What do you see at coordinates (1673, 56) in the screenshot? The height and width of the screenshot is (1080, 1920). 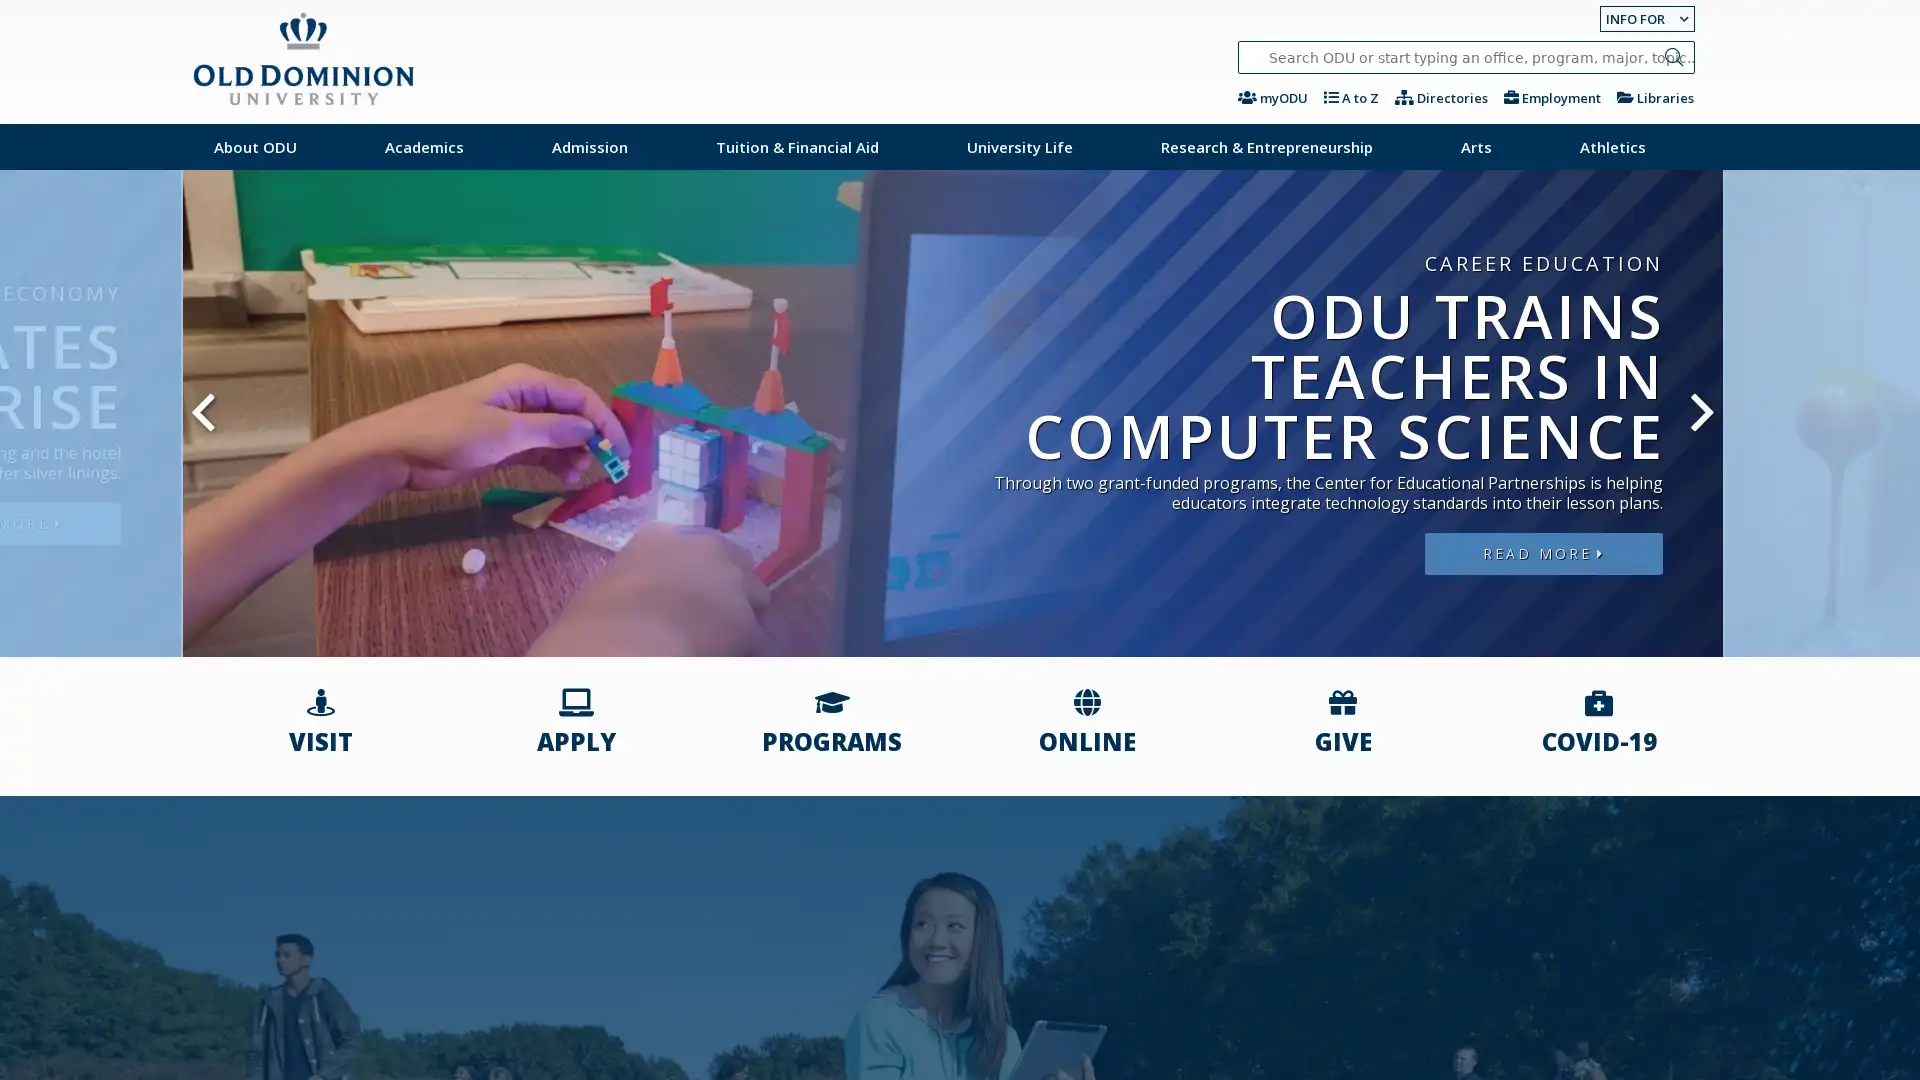 I see `search button` at bounding box center [1673, 56].